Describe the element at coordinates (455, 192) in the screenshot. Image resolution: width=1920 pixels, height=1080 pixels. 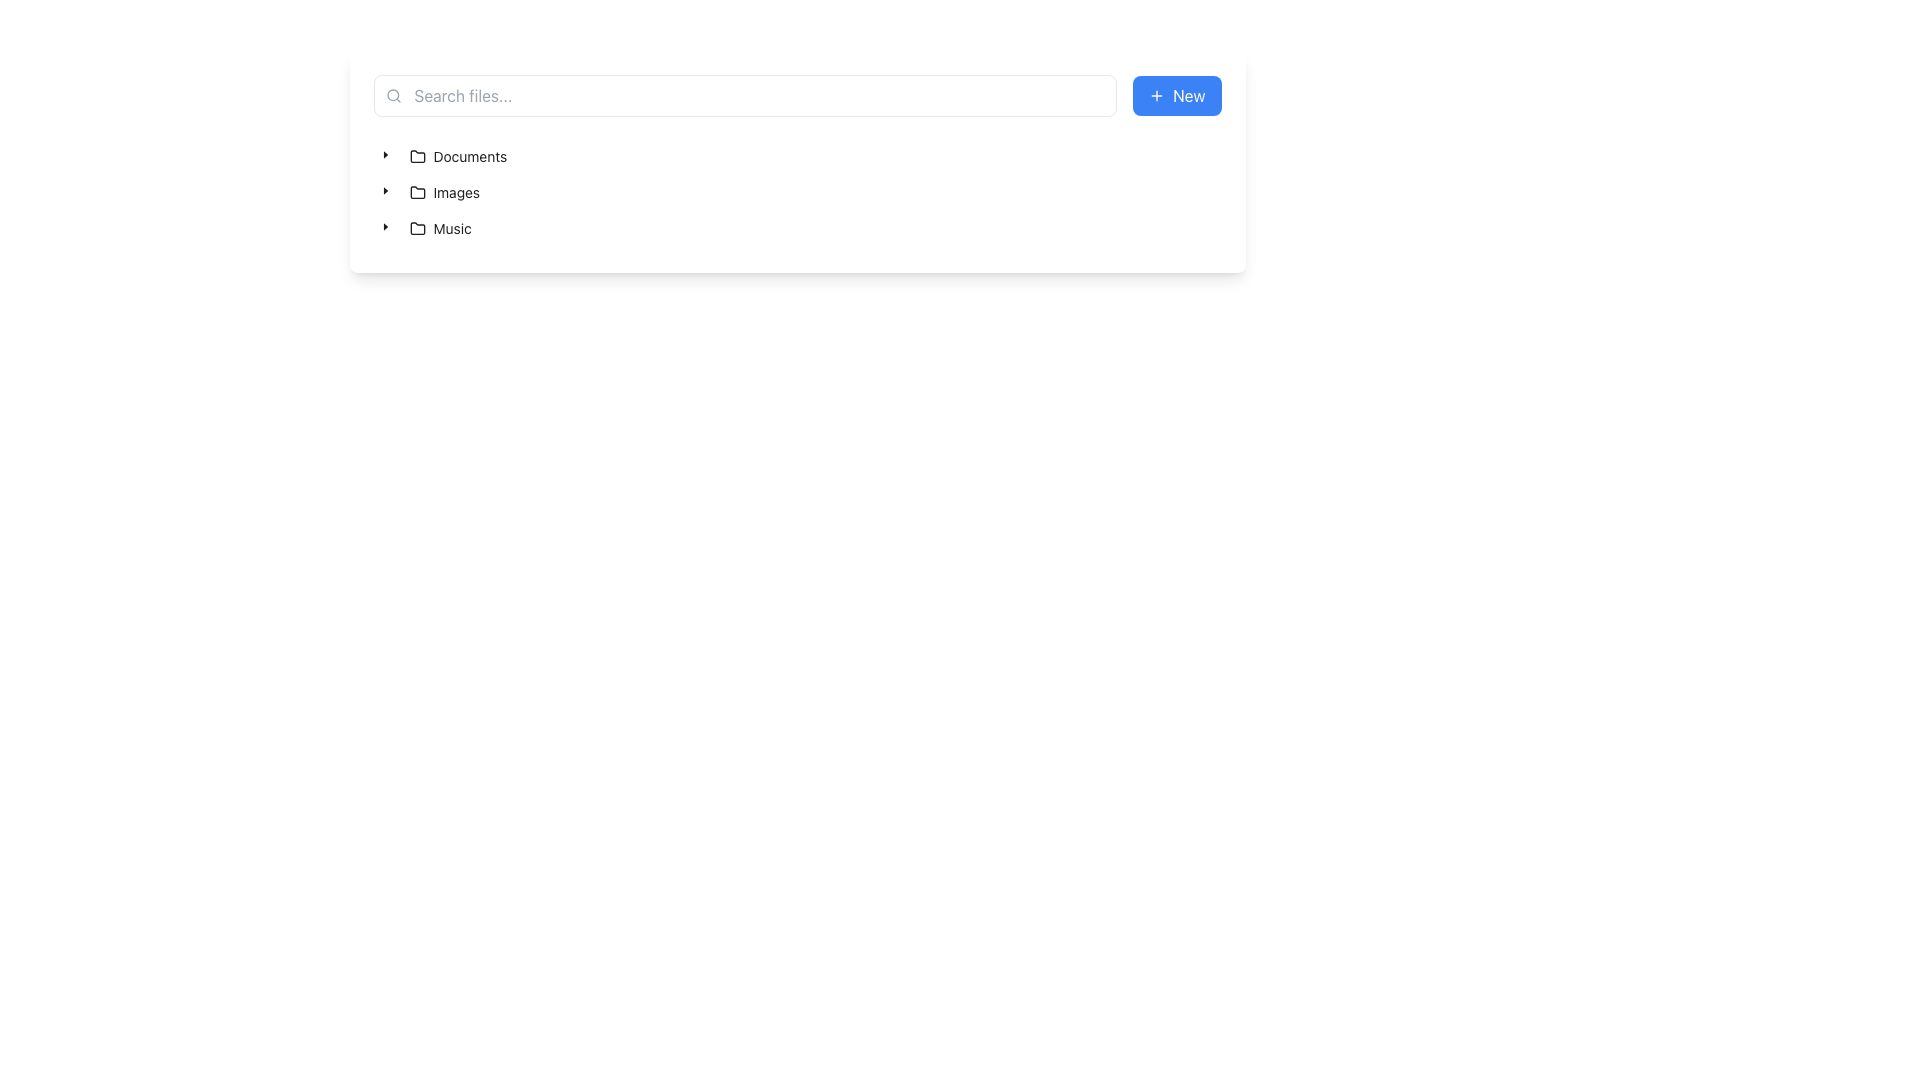
I see `the 'Images' folder label` at that location.